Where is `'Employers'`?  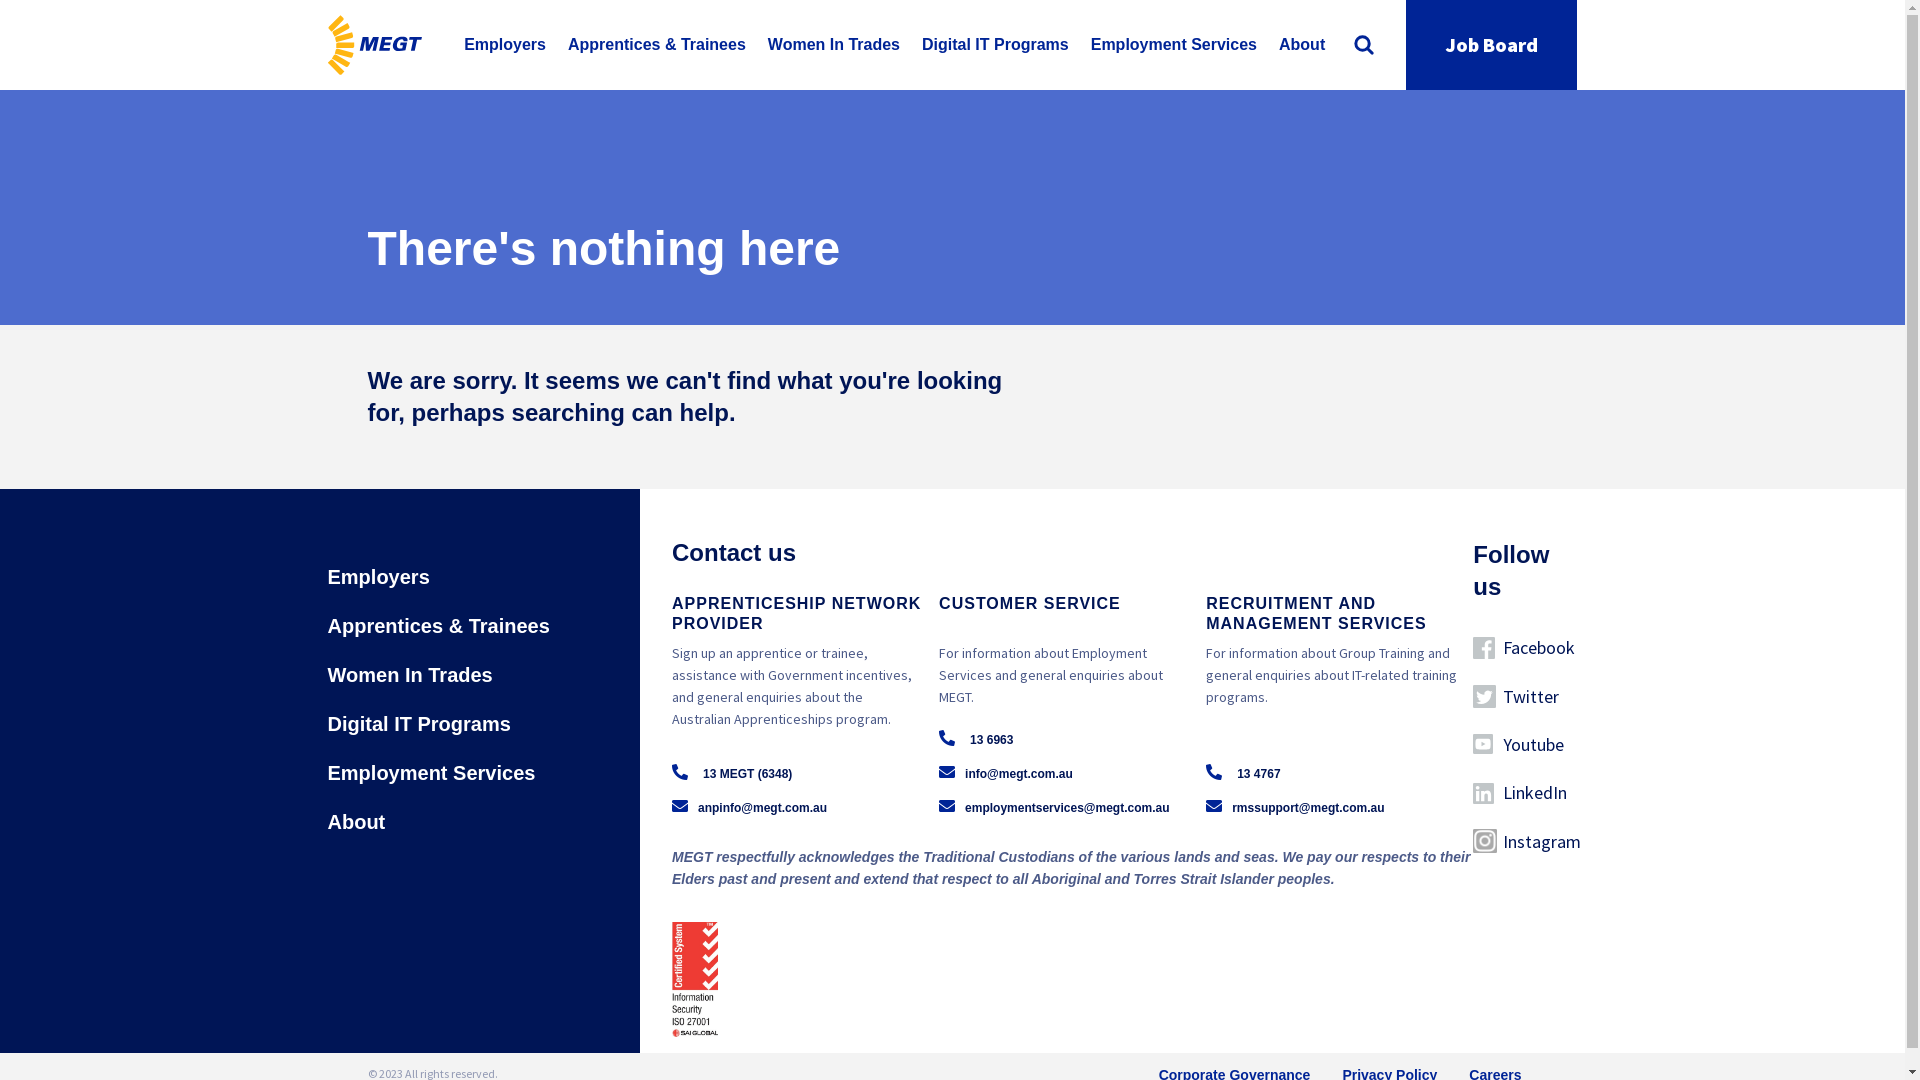 'Employers' is located at coordinates (383, 582).